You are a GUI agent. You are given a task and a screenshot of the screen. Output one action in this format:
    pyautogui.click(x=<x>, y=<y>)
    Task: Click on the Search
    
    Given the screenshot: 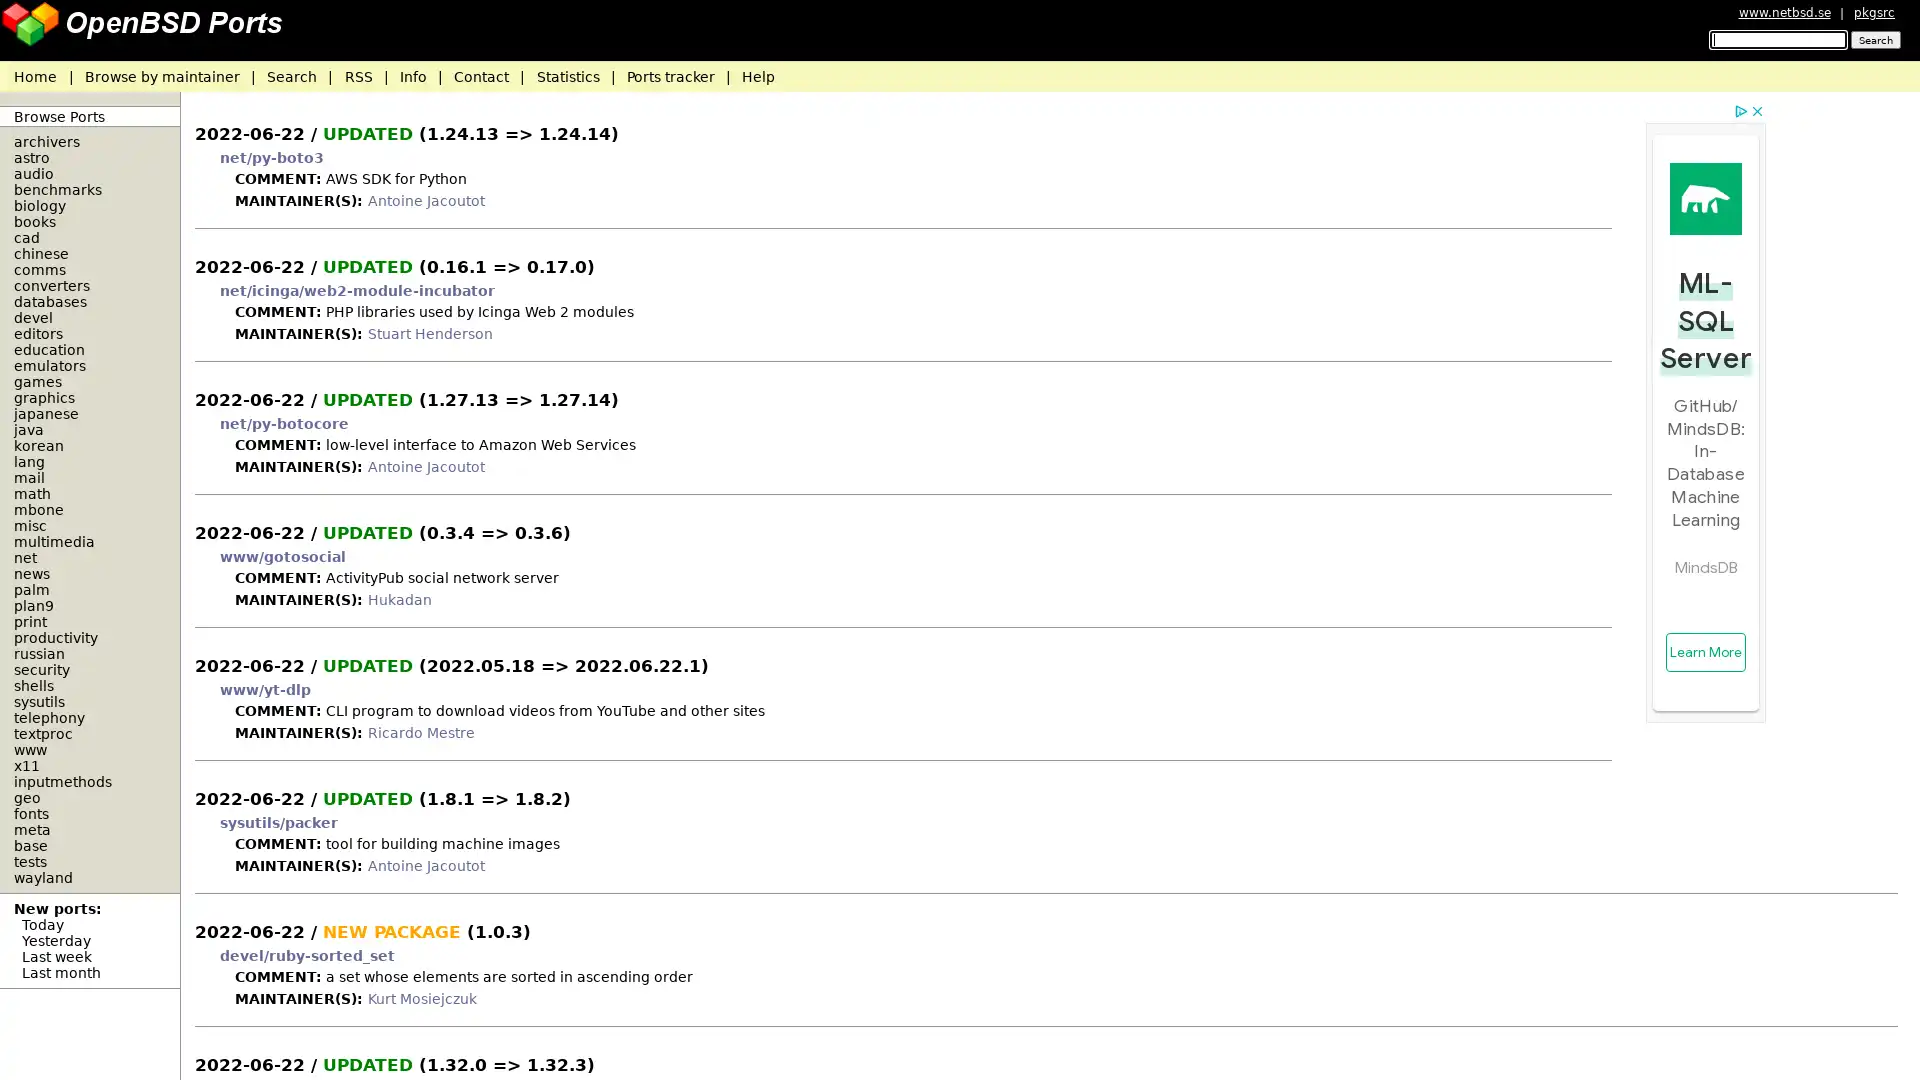 What is the action you would take?
    pyautogui.click(x=1874, y=39)
    